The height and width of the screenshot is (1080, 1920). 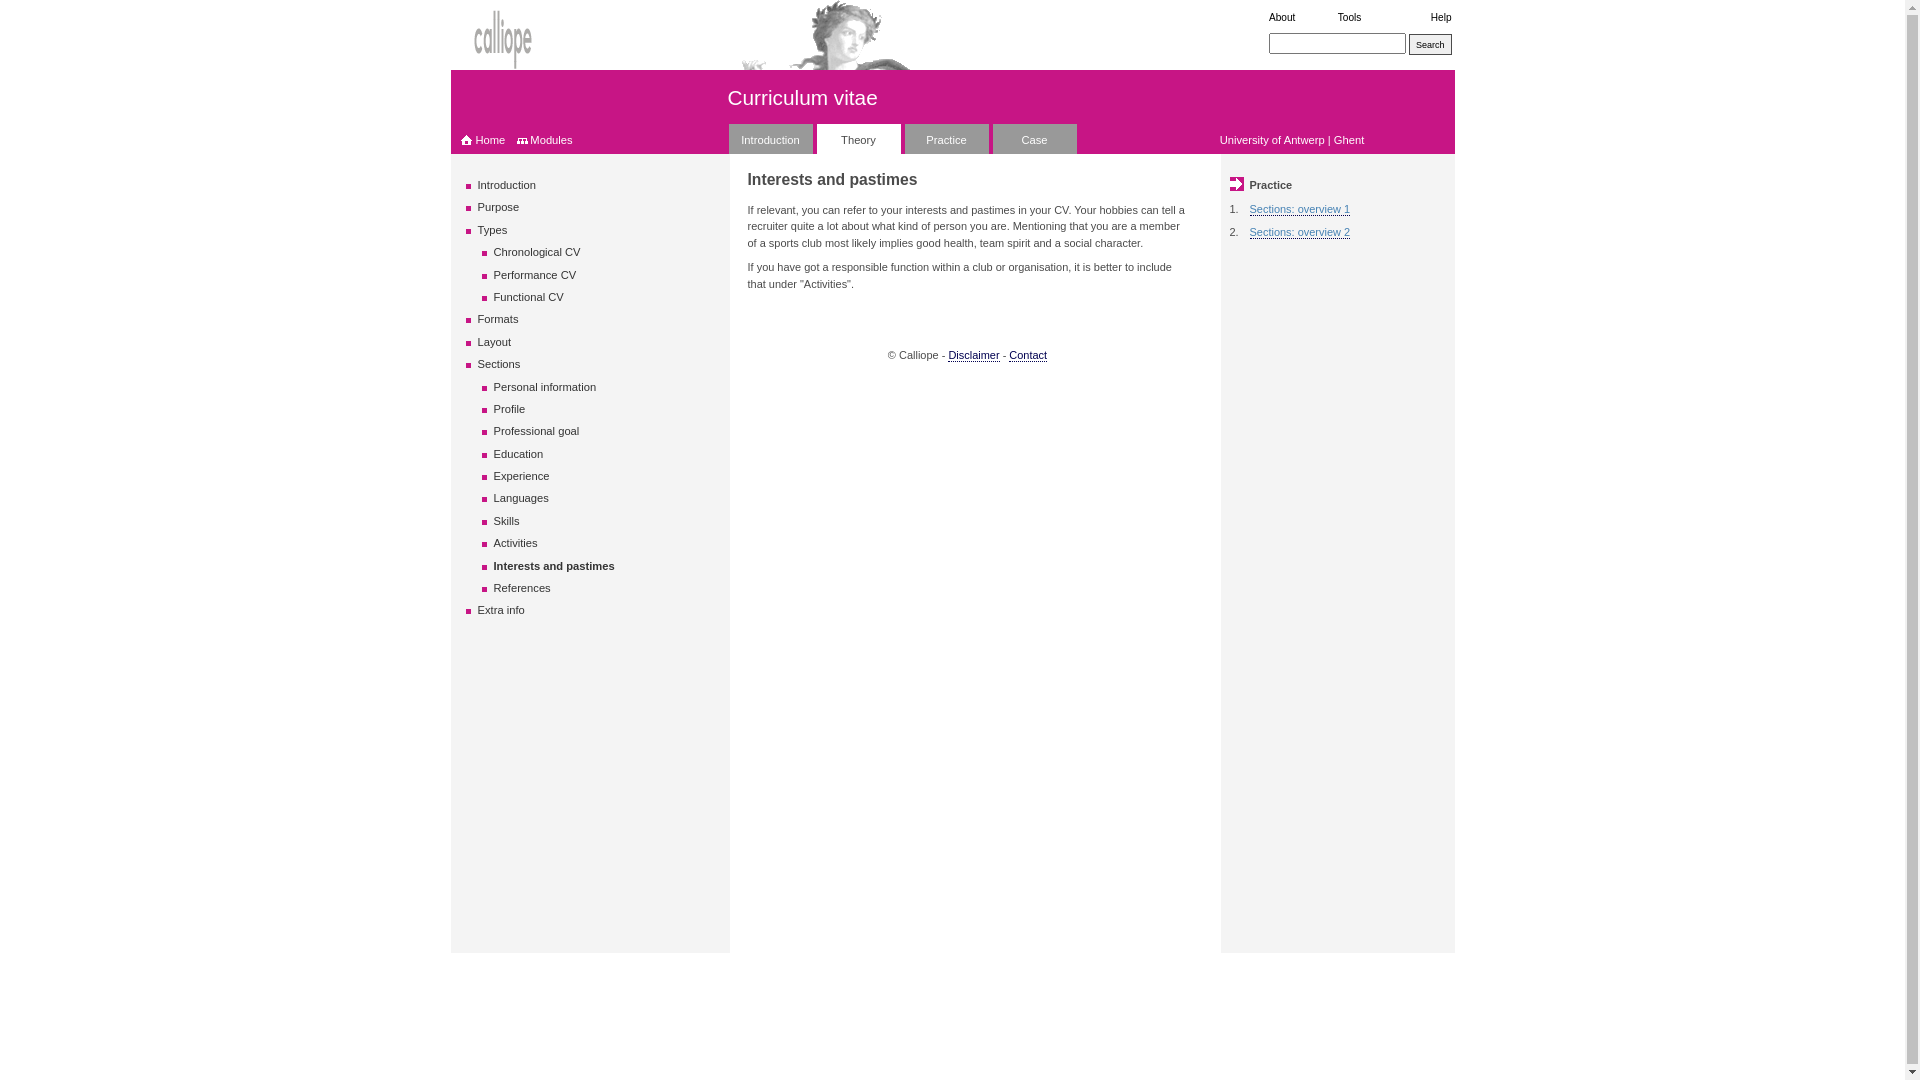 What do you see at coordinates (554, 566) in the screenshot?
I see `'Interests and pastimes'` at bounding box center [554, 566].